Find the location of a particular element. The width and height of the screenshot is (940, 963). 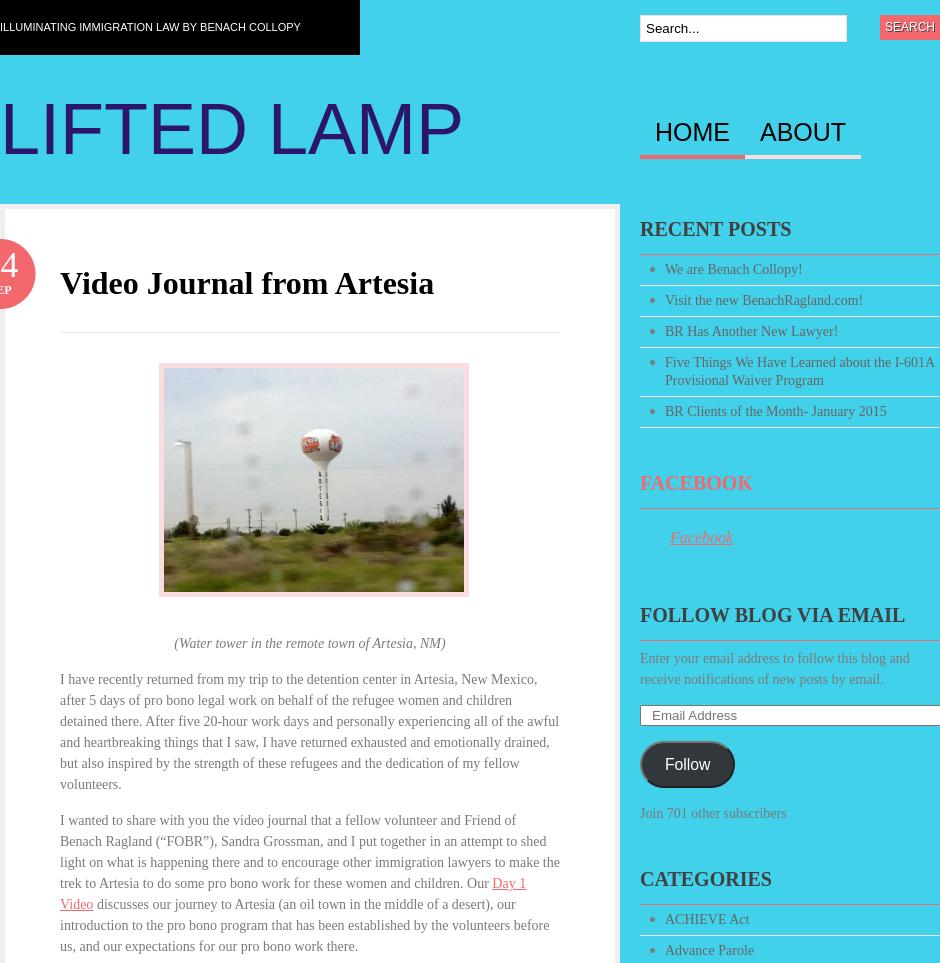

'Day 1 Video' is located at coordinates (291, 892).